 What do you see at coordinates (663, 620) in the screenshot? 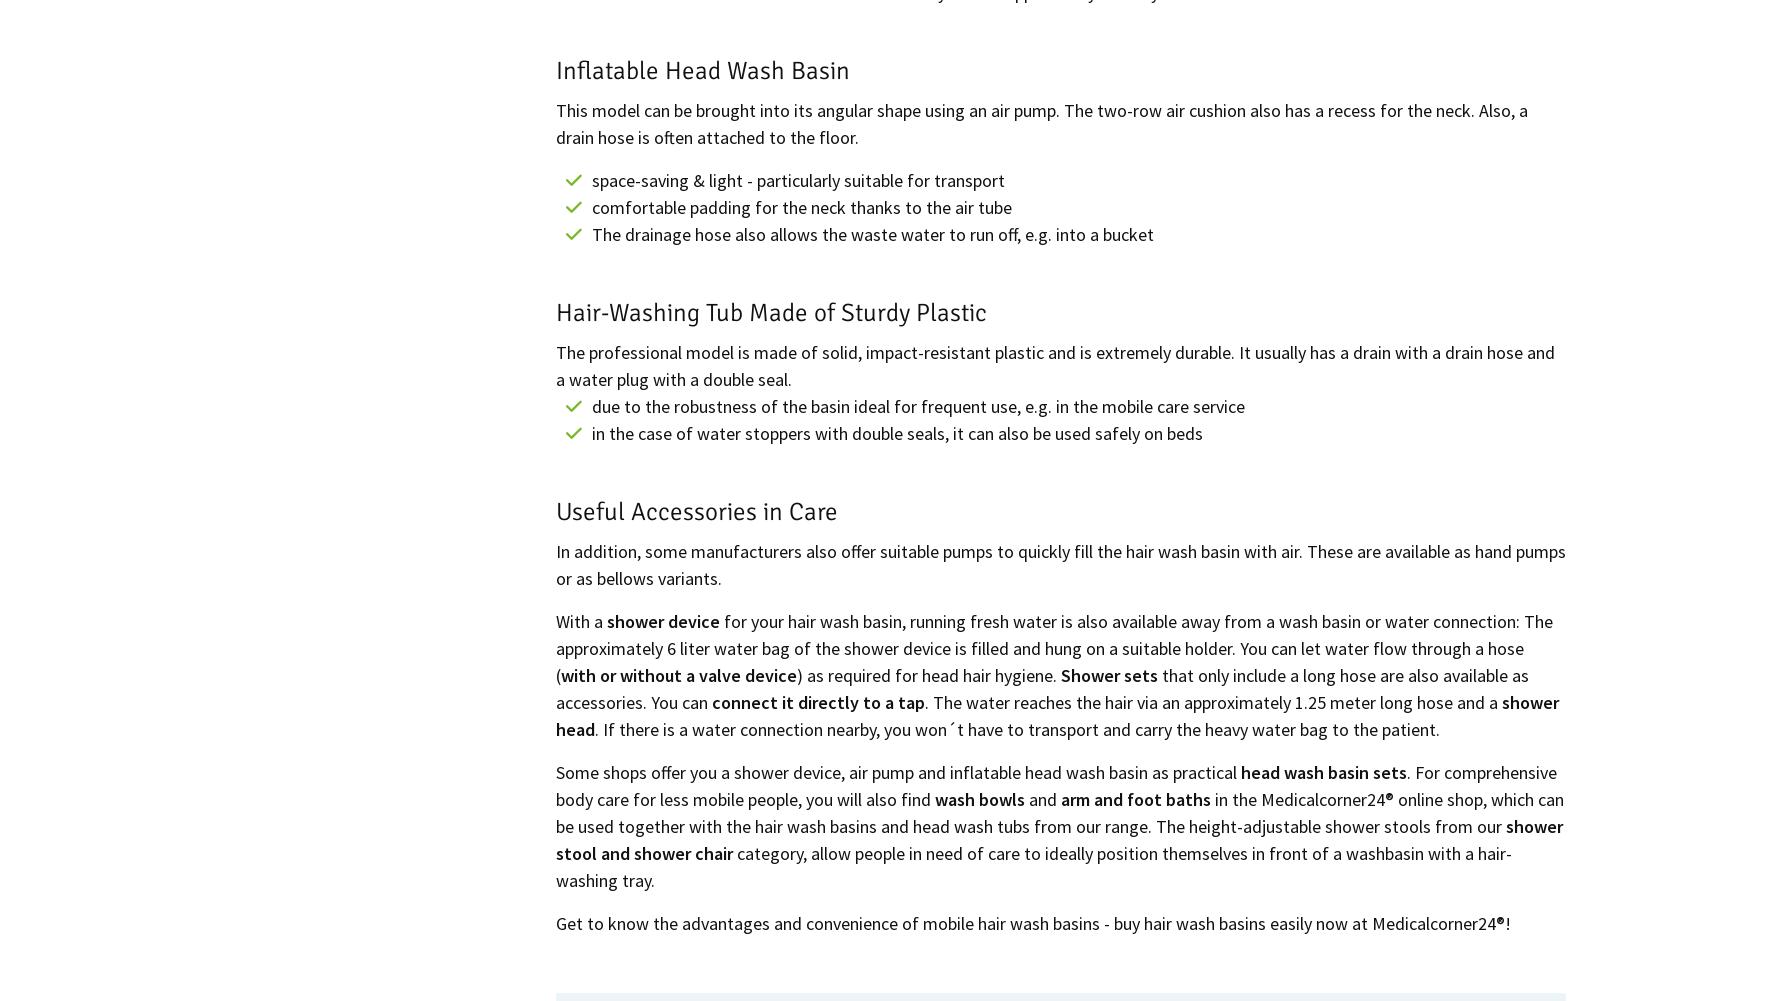
I see `'shower device'` at bounding box center [663, 620].